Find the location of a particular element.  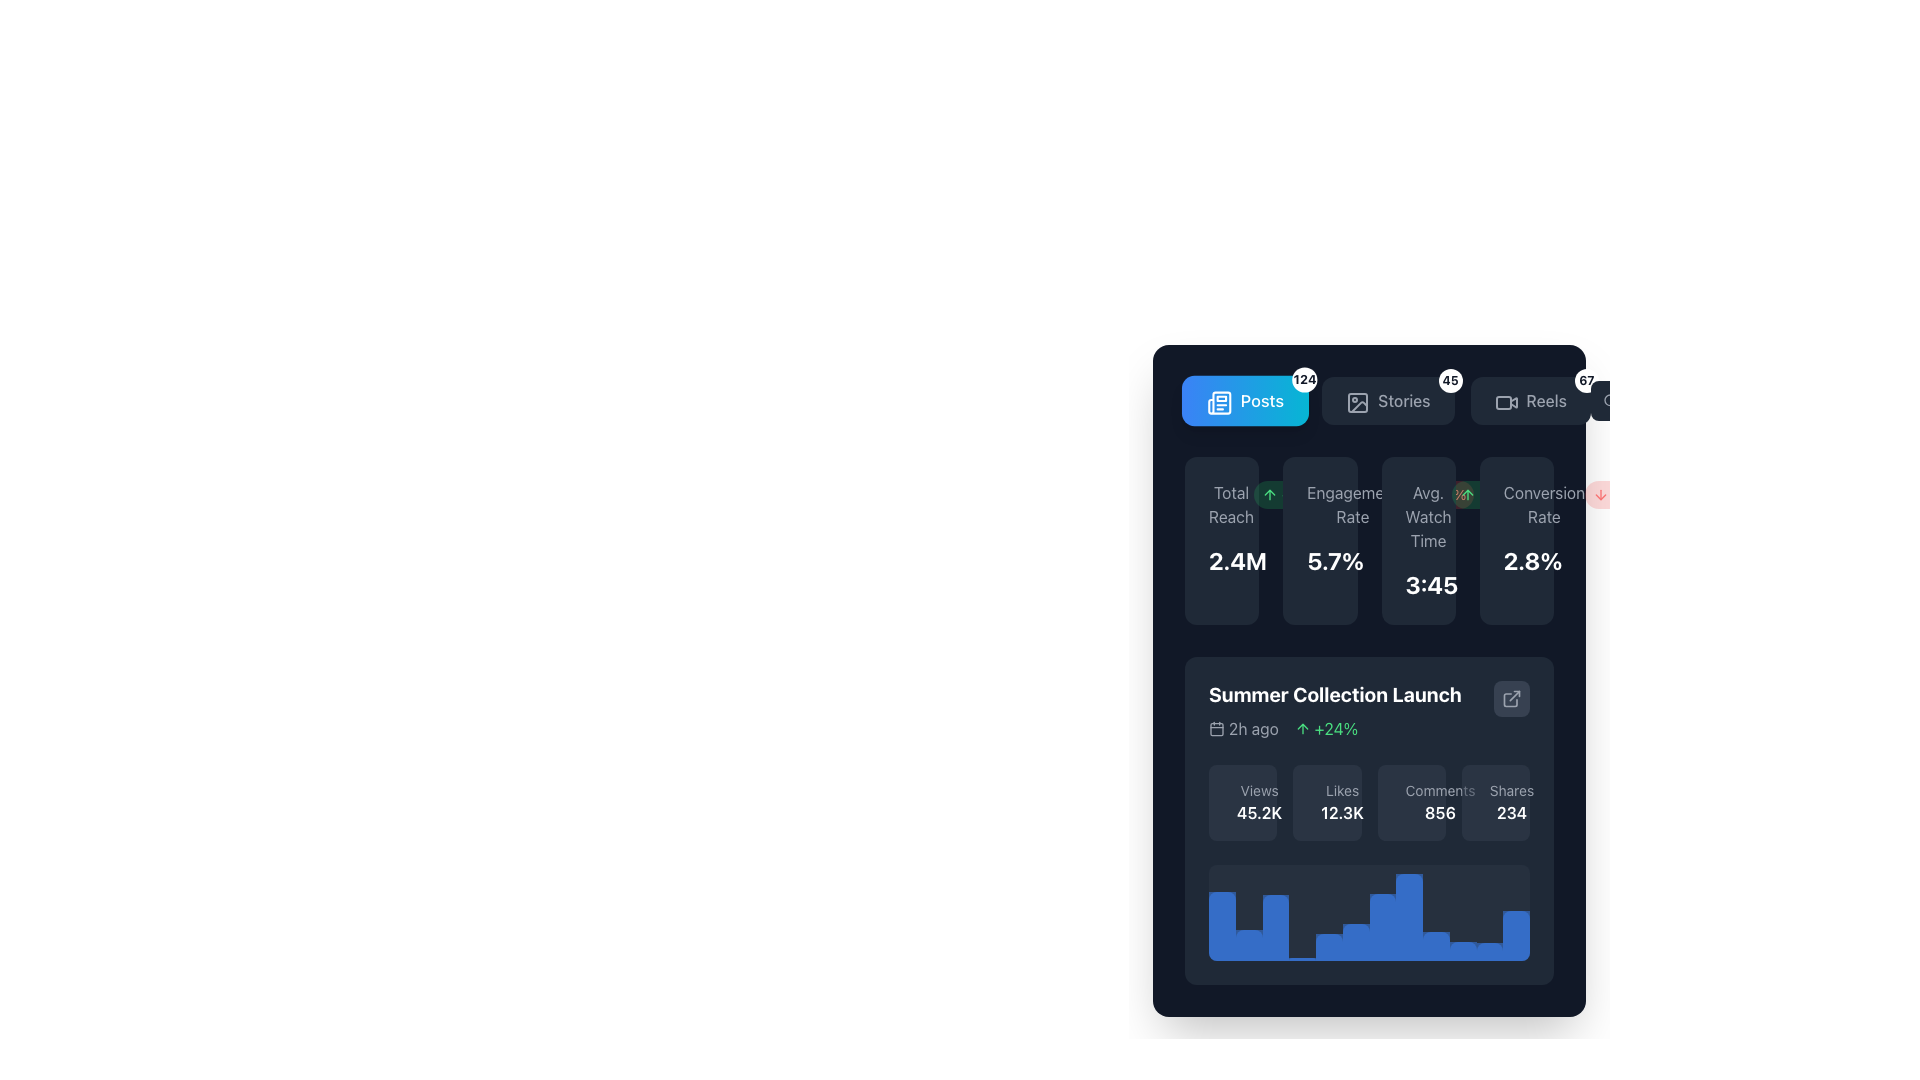

the larger rounded rectangle SVG shape located in the top right section of the UI, which serves as a placeholder or image outline is located at coordinates (1358, 402).